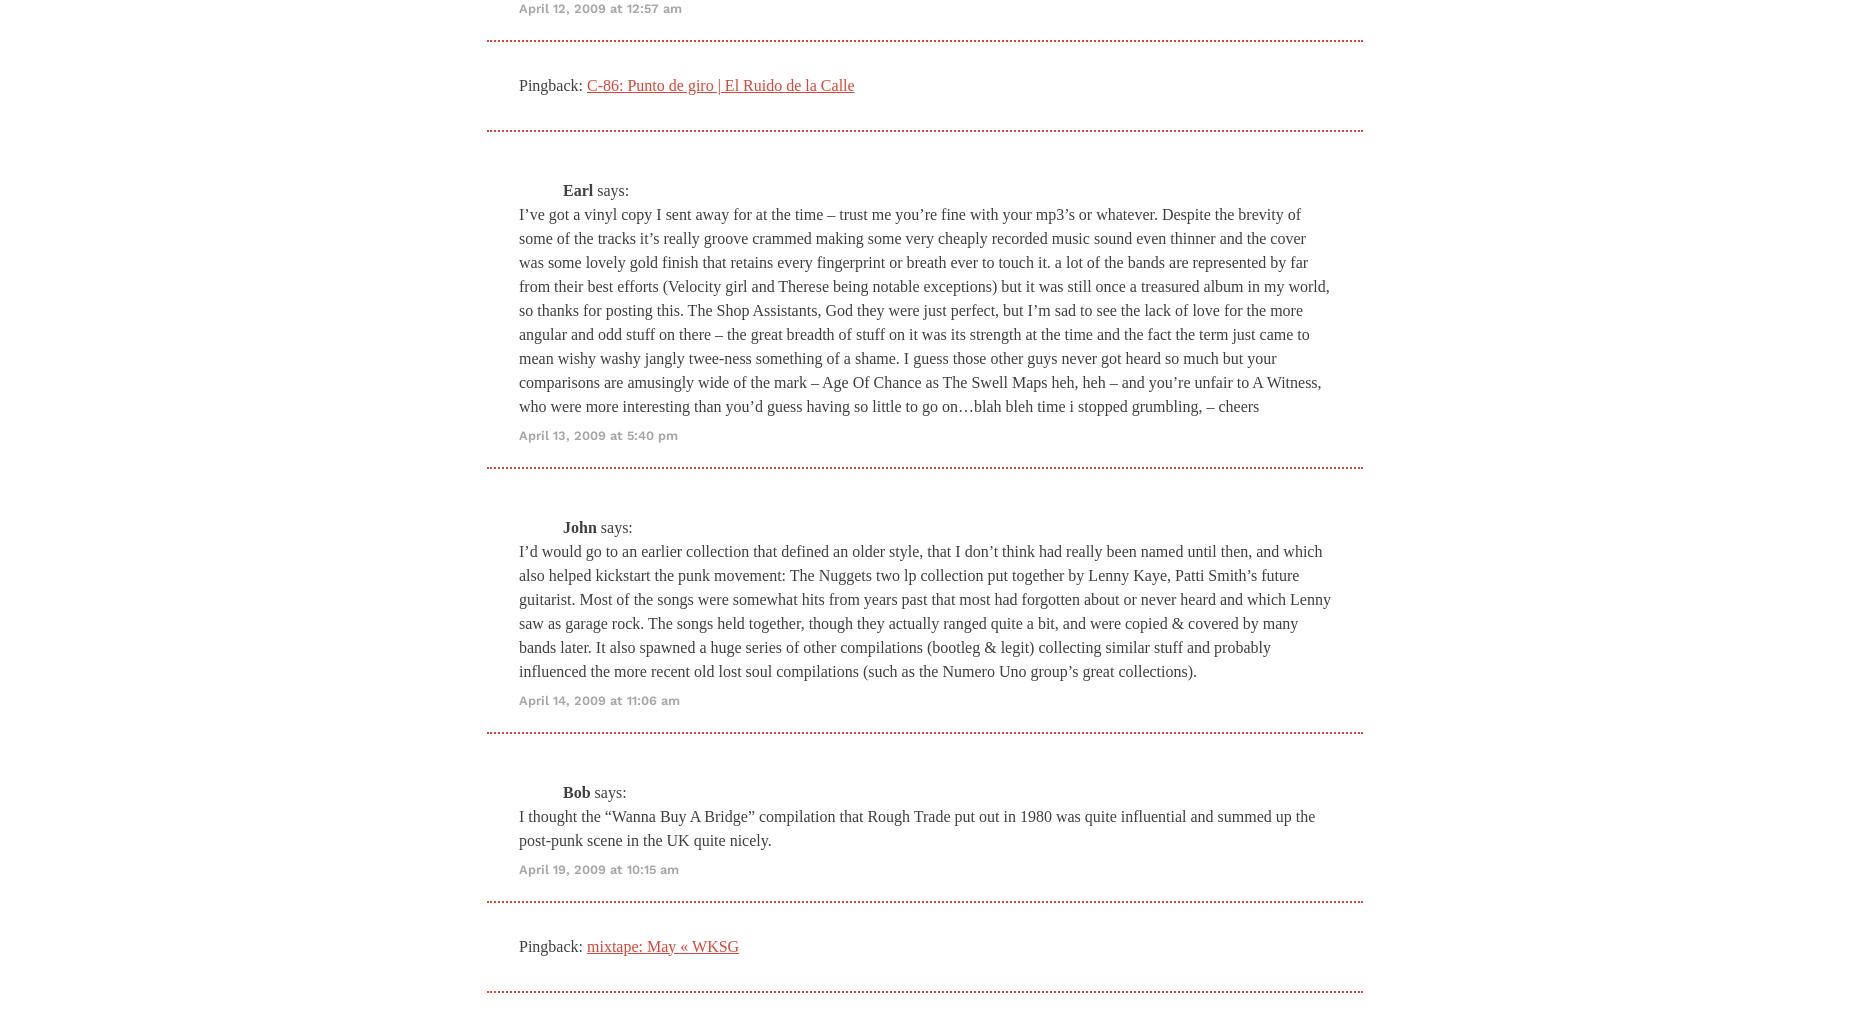 The width and height of the screenshot is (1850, 1014). I want to click on 'I thought the “Wanna Buy A Bridge” compilation that Rough Trade put out in 1980 was quite influential and summed up the post-punk scene in the UK quite nicely.', so click(917, 827).